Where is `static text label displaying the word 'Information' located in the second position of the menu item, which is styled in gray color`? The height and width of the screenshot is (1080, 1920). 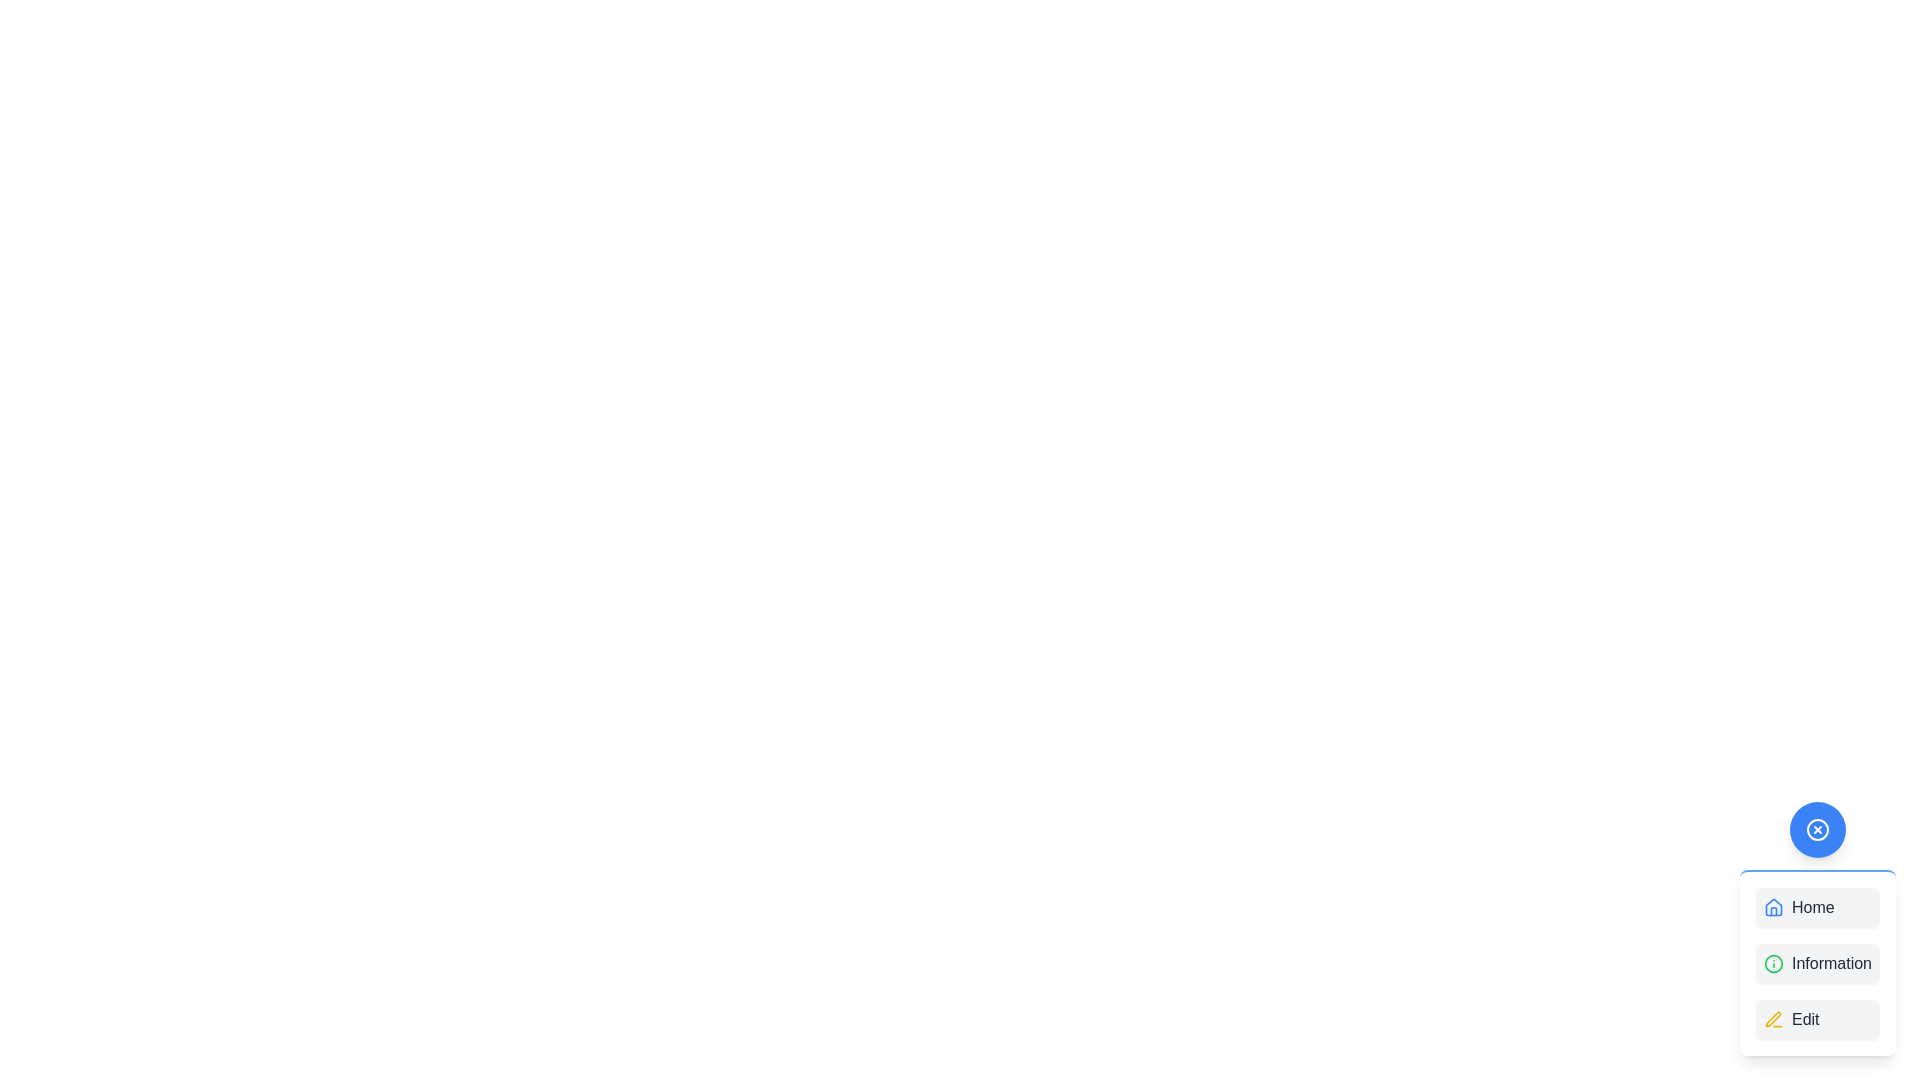
static text label displaying the word 'Information' located in the second position of the menu item, which is styled in gray color is located at coordinates (1832, 963).